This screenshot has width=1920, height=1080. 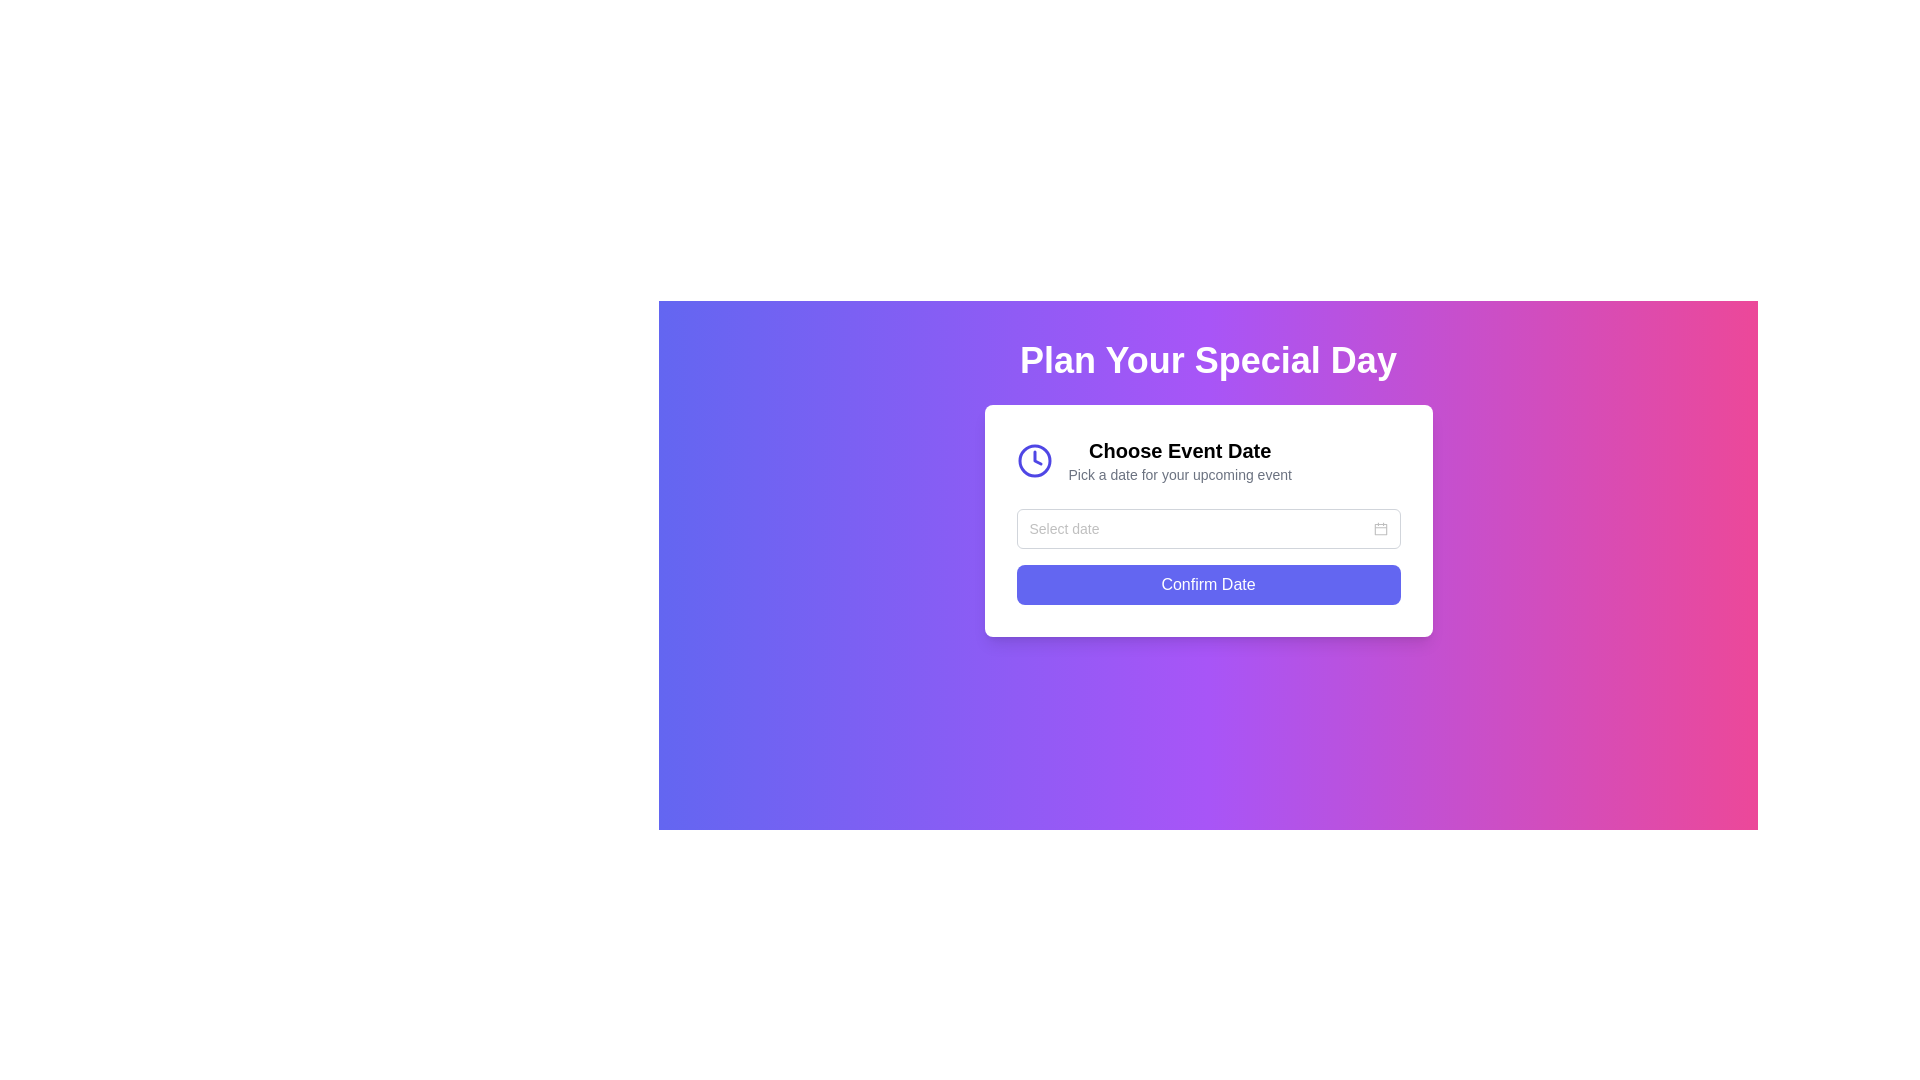 I want to click on the decorative calendar icon located to the right of the 'Select date' input field in the date picker component, so click(x=1379, y=527).